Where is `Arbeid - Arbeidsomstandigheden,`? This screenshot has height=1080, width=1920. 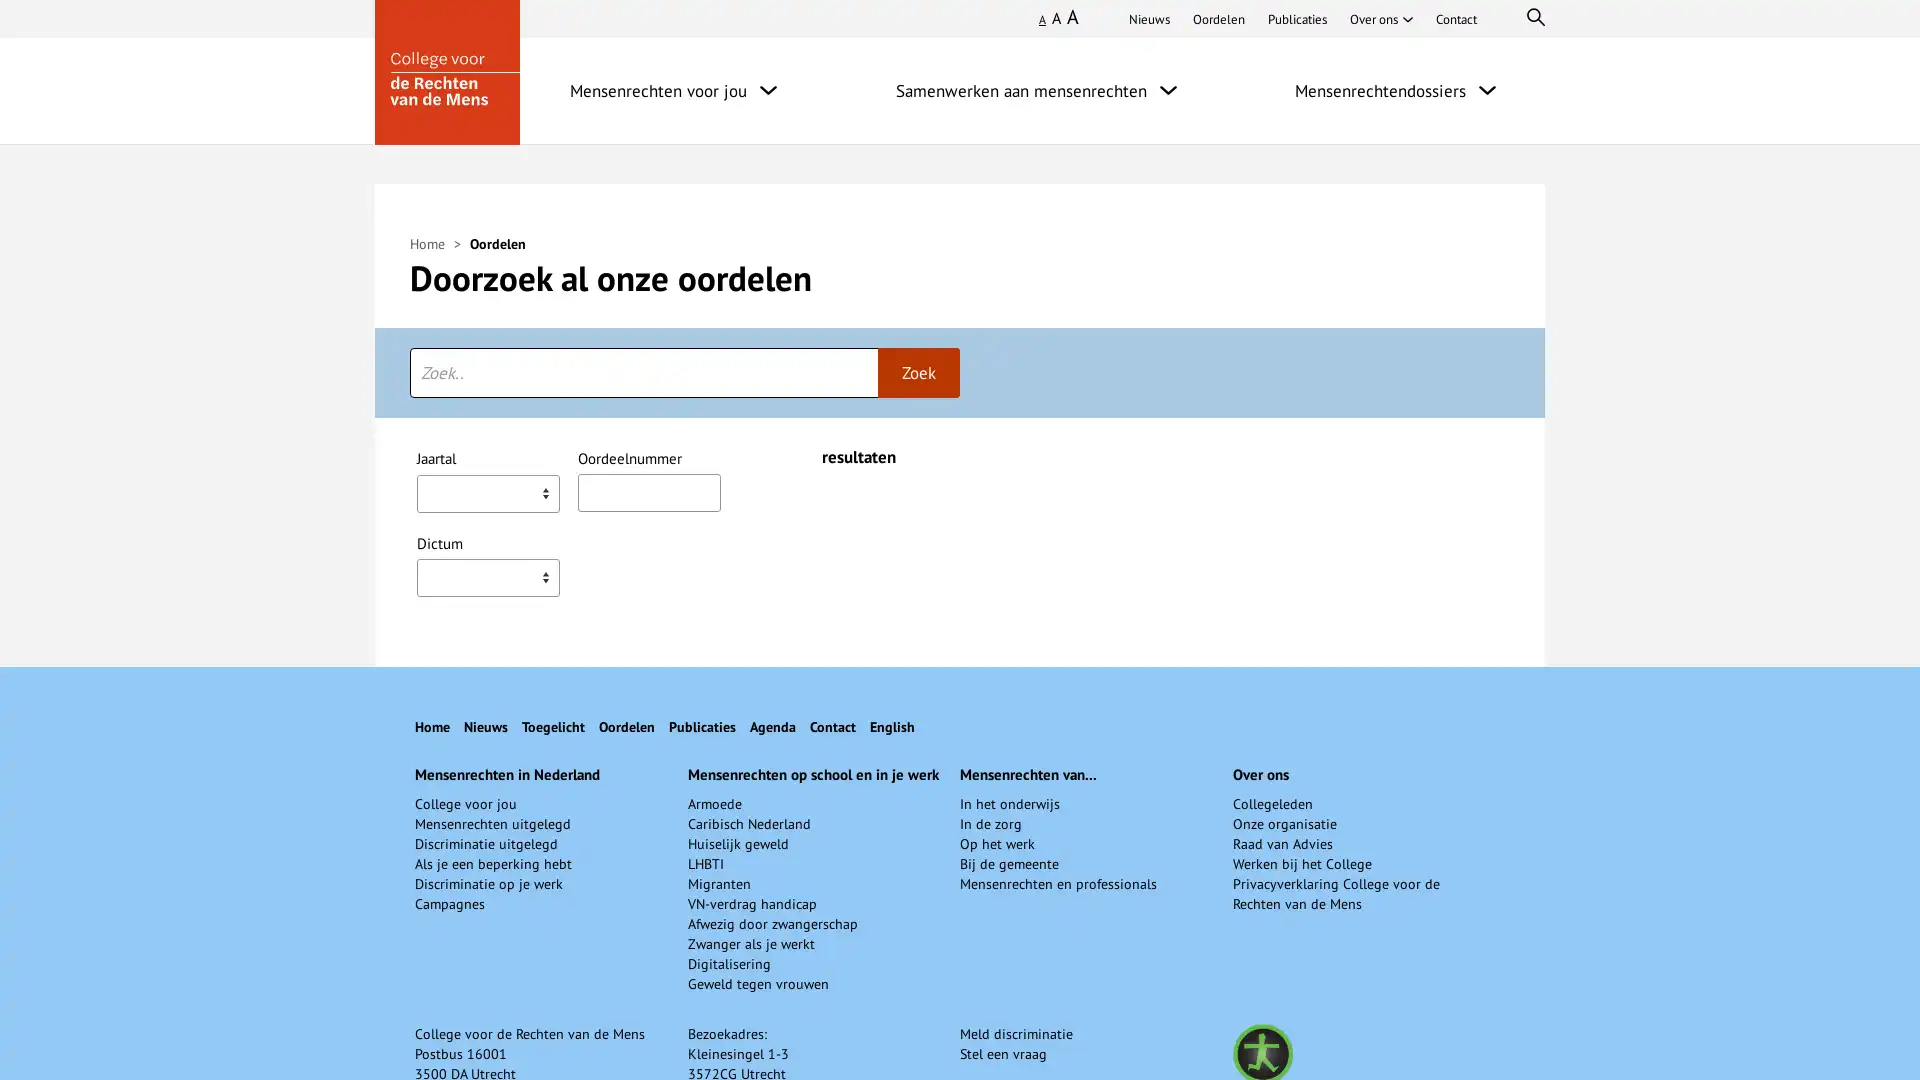 Arbeid - Arbeidsomstandigheden, is located at coordinates (979, 850).